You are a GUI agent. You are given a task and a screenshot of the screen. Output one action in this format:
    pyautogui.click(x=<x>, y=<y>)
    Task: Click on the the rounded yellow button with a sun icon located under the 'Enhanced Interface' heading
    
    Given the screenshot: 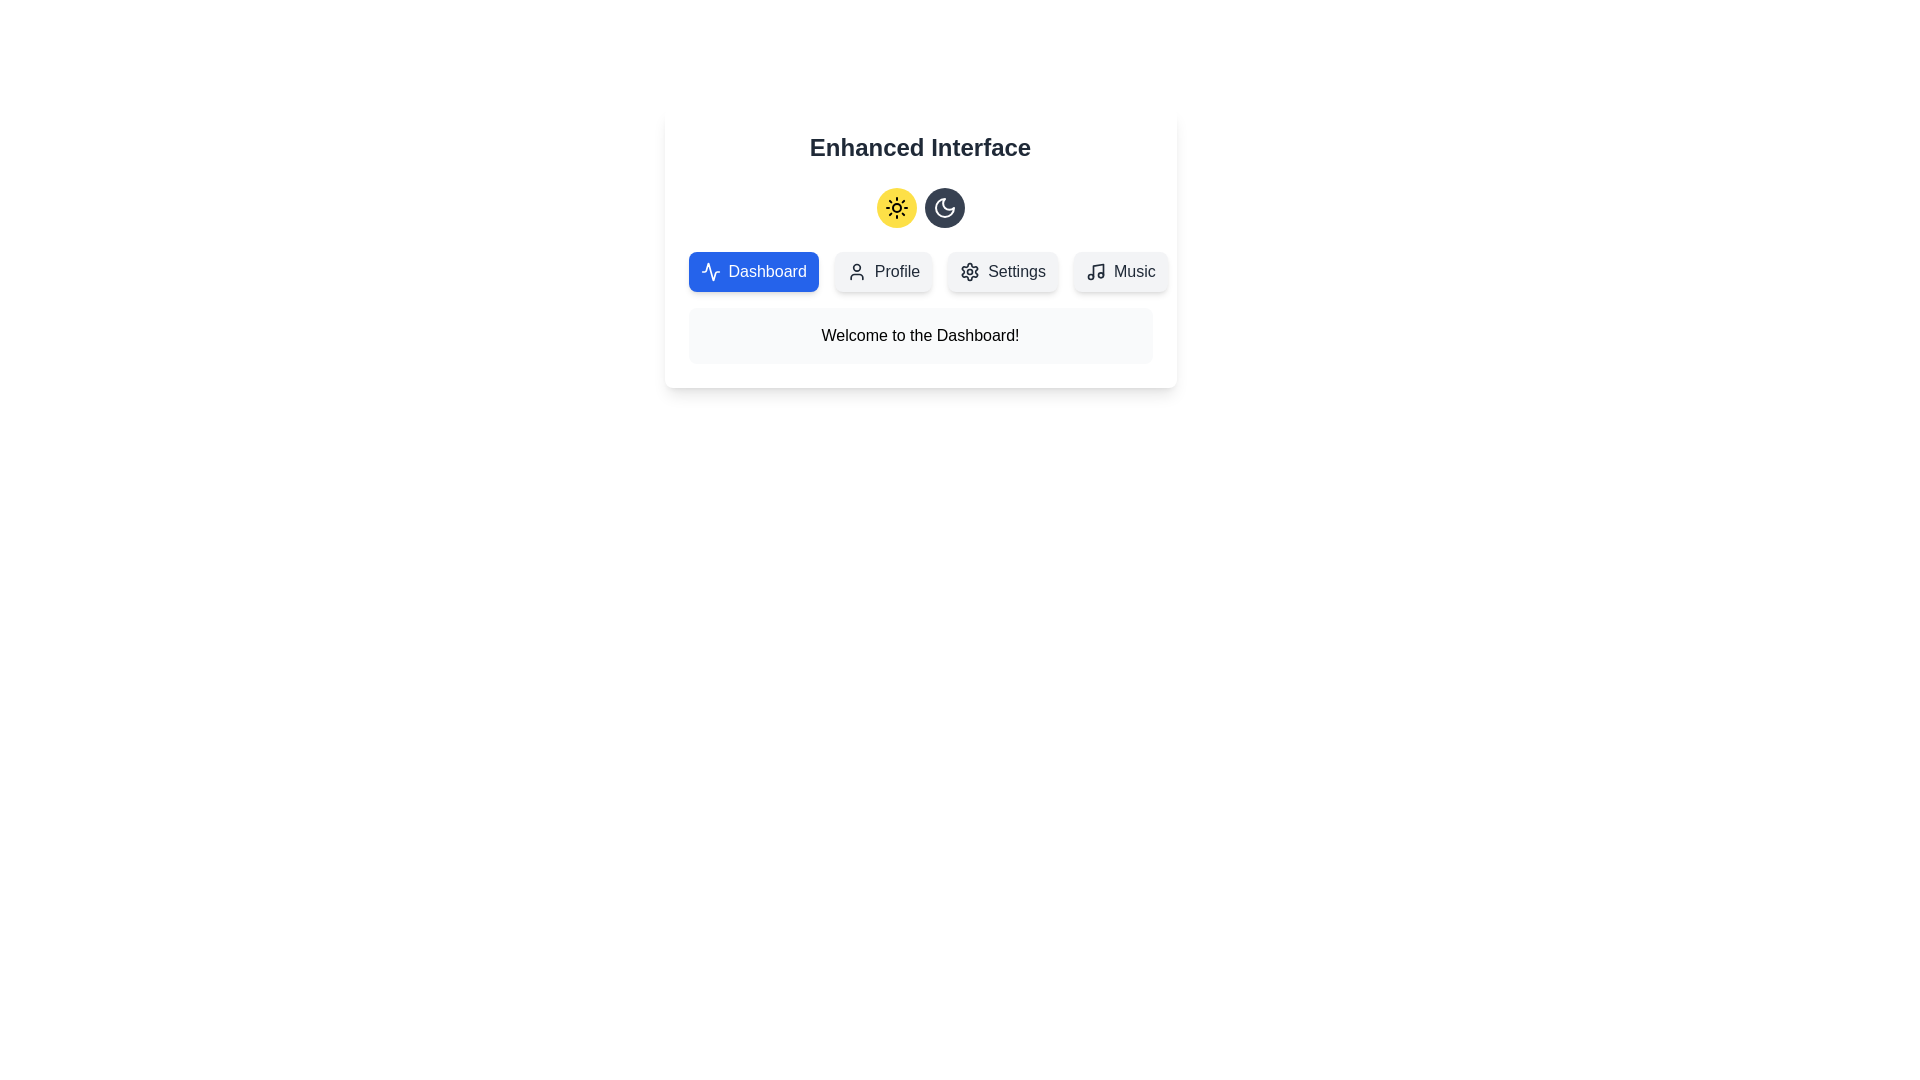 What is the action you would take?
    pyautogui.click(x=895, y=208)
    